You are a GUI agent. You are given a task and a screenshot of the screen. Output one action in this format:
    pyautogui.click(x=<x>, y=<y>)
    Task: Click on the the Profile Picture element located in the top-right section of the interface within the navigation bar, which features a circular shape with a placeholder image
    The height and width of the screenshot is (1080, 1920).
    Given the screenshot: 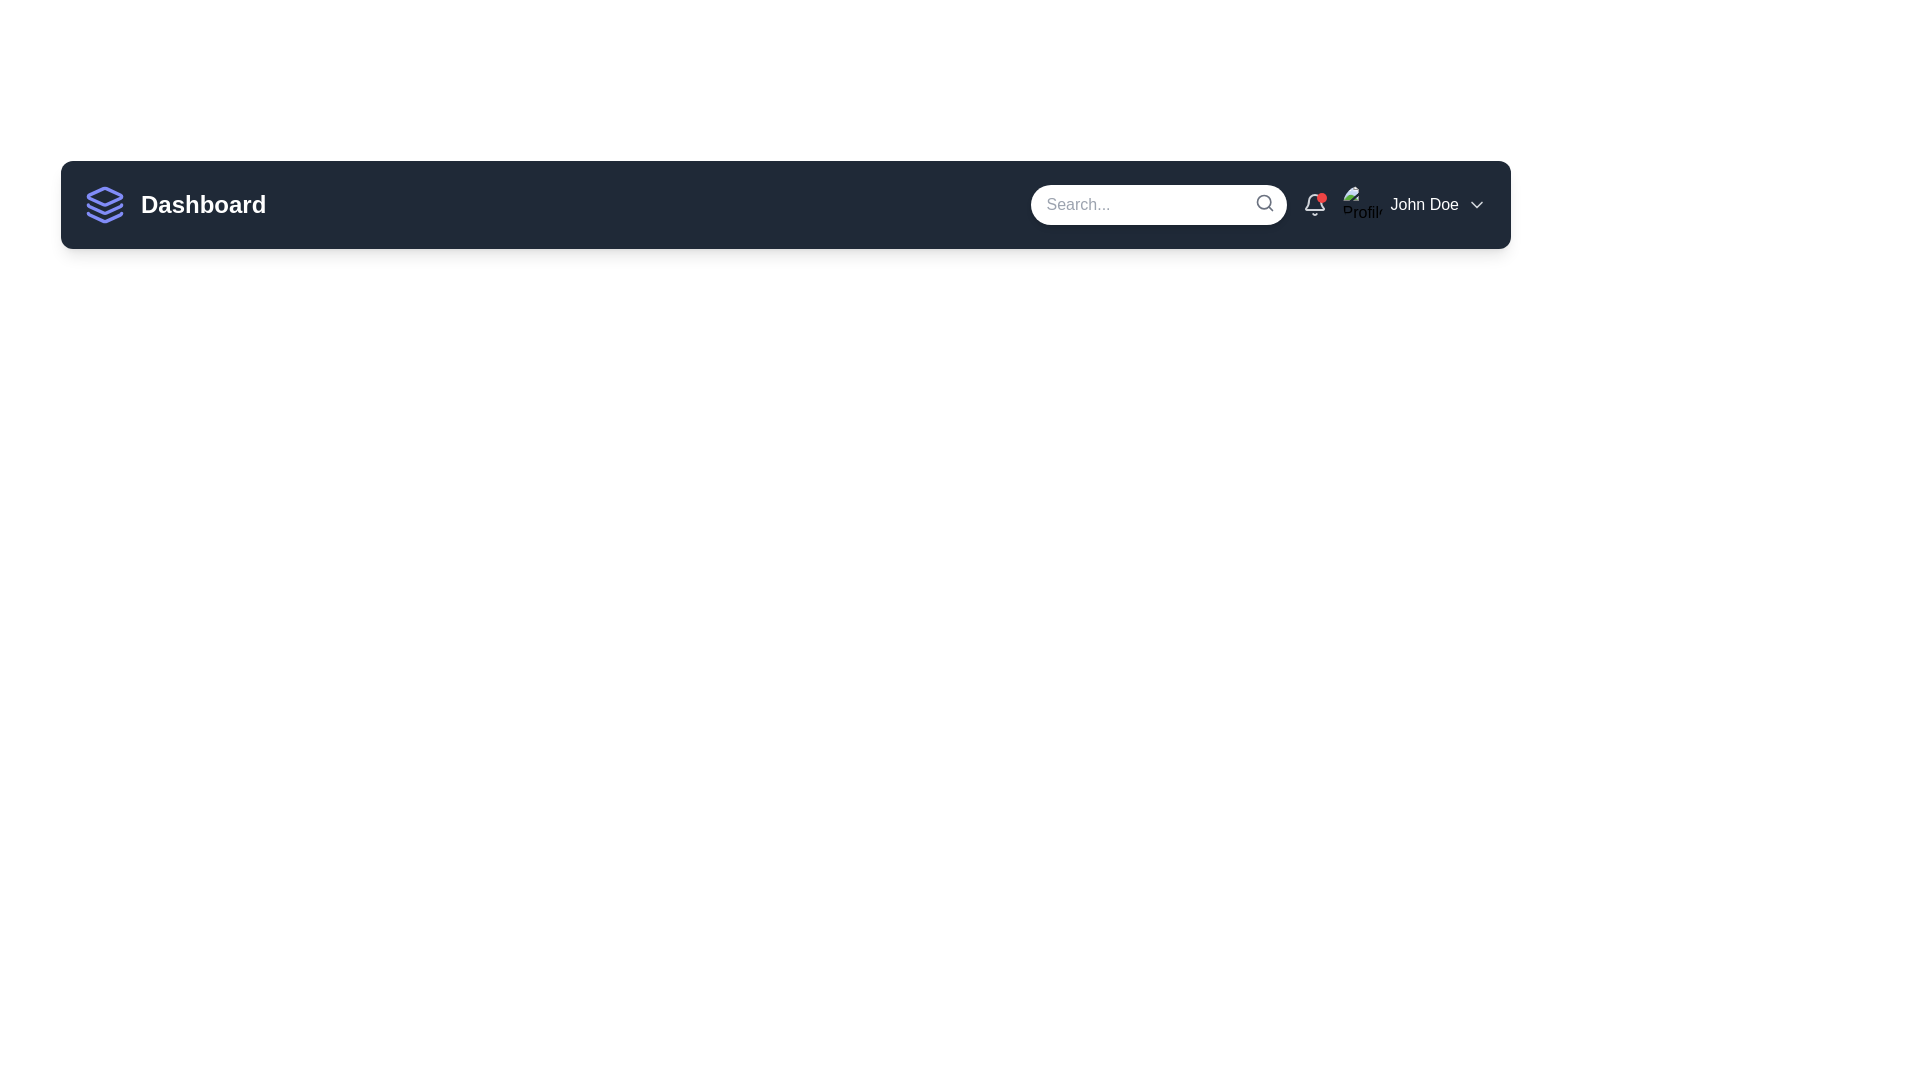 What is the action you would take?
    pyautogui.click(x=1361, y=204)
    